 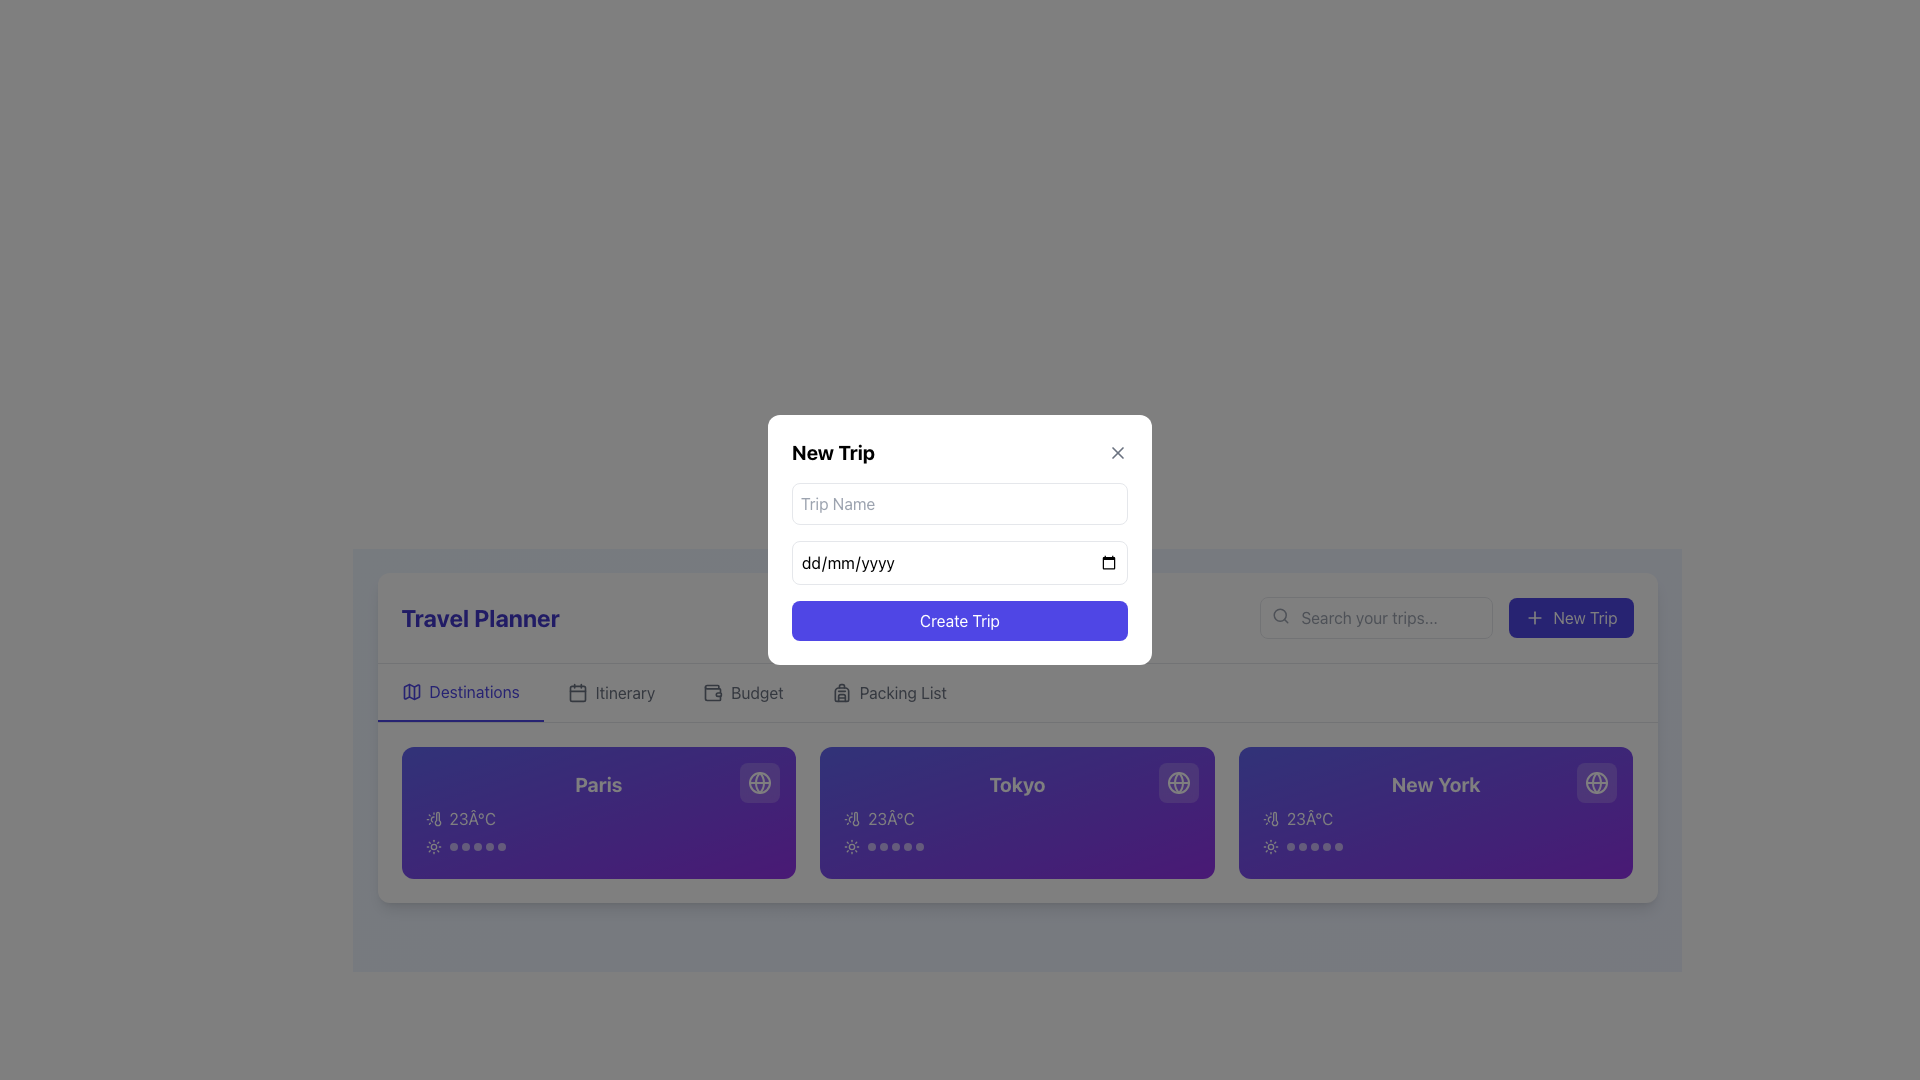 I want to click on the global context icon located in the top-right corner of the 'Tokyo' card displaying temperature information, so click(x=1178, y=782).